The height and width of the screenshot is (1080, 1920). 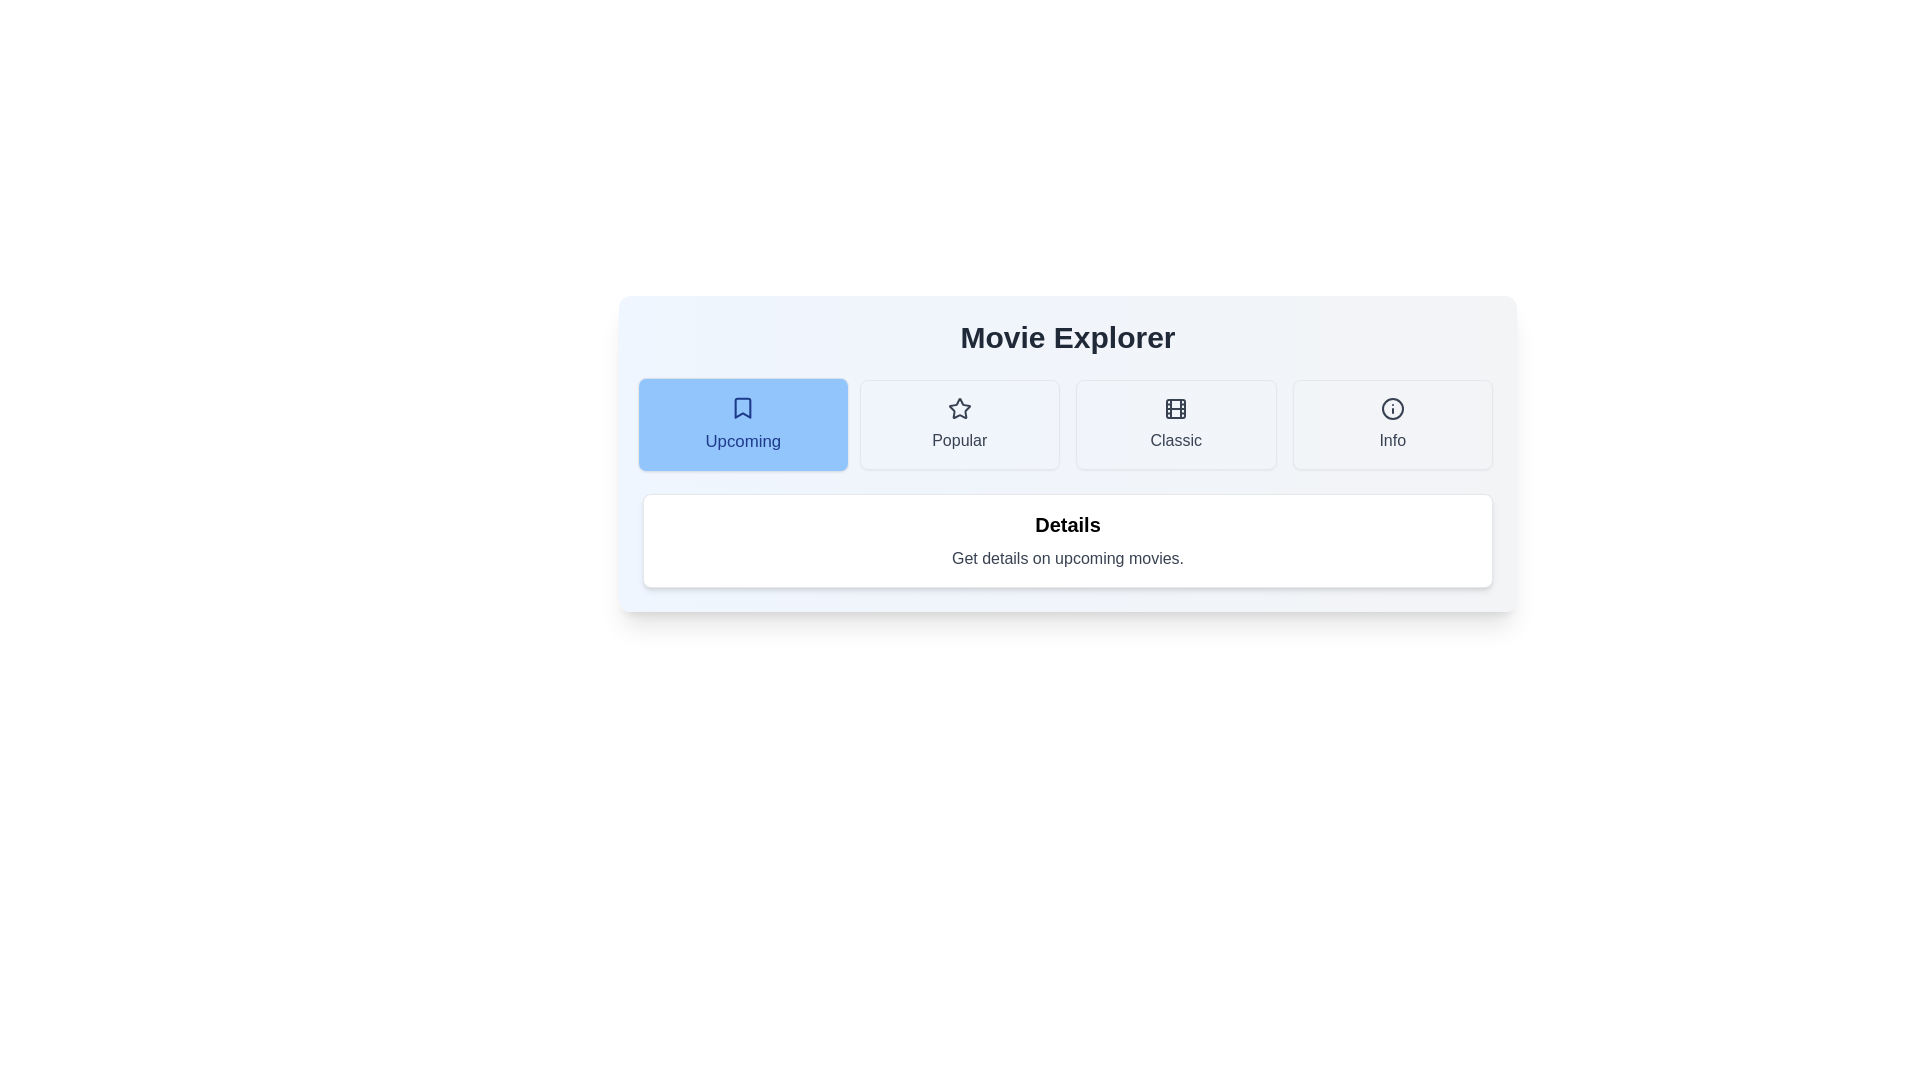 I want to click on the bookmark icon located on the leftmost side of the row of icons at the top of the blue card labeled 'Upcoming'. It is the first icon in the sequence, positioned above the 'Upcoming' text, so click(x=742, y=407).